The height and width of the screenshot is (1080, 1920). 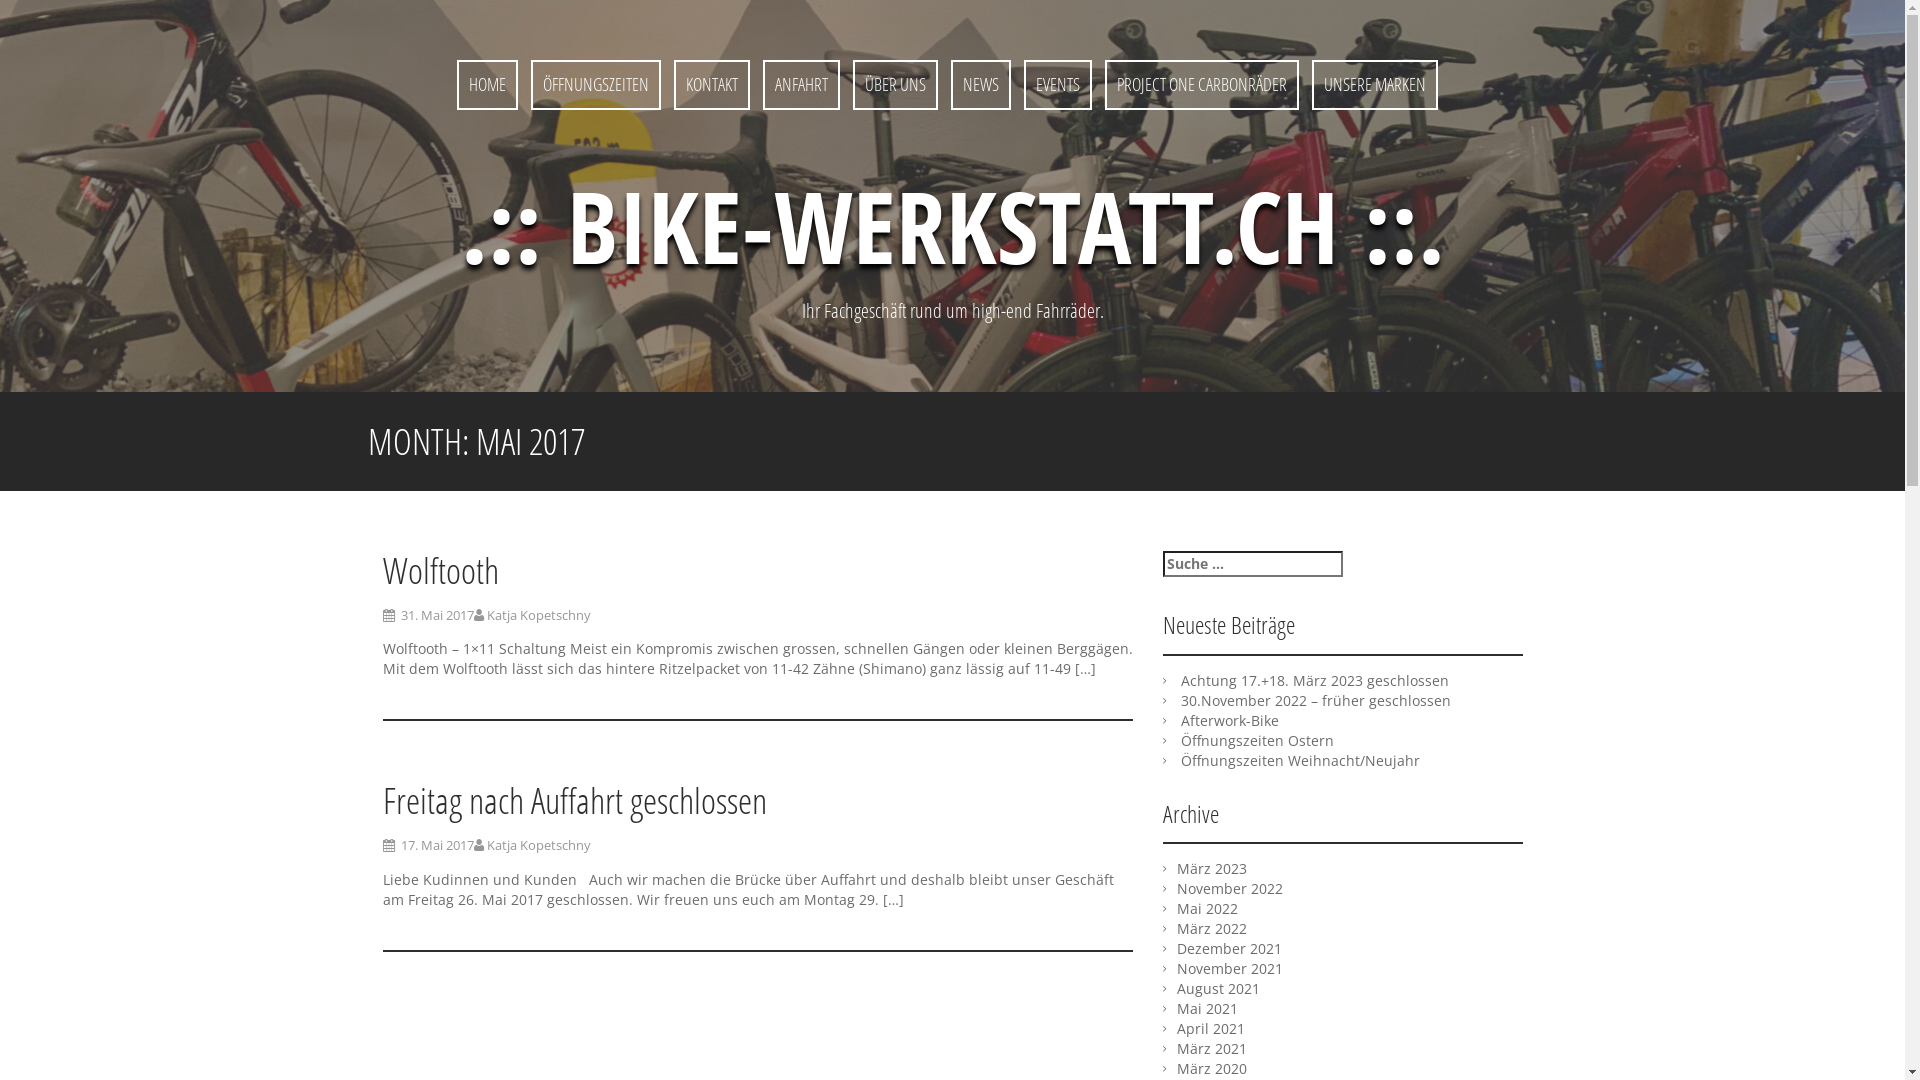 I want to click on 'KONTAKT', so click(x=711, y=83).